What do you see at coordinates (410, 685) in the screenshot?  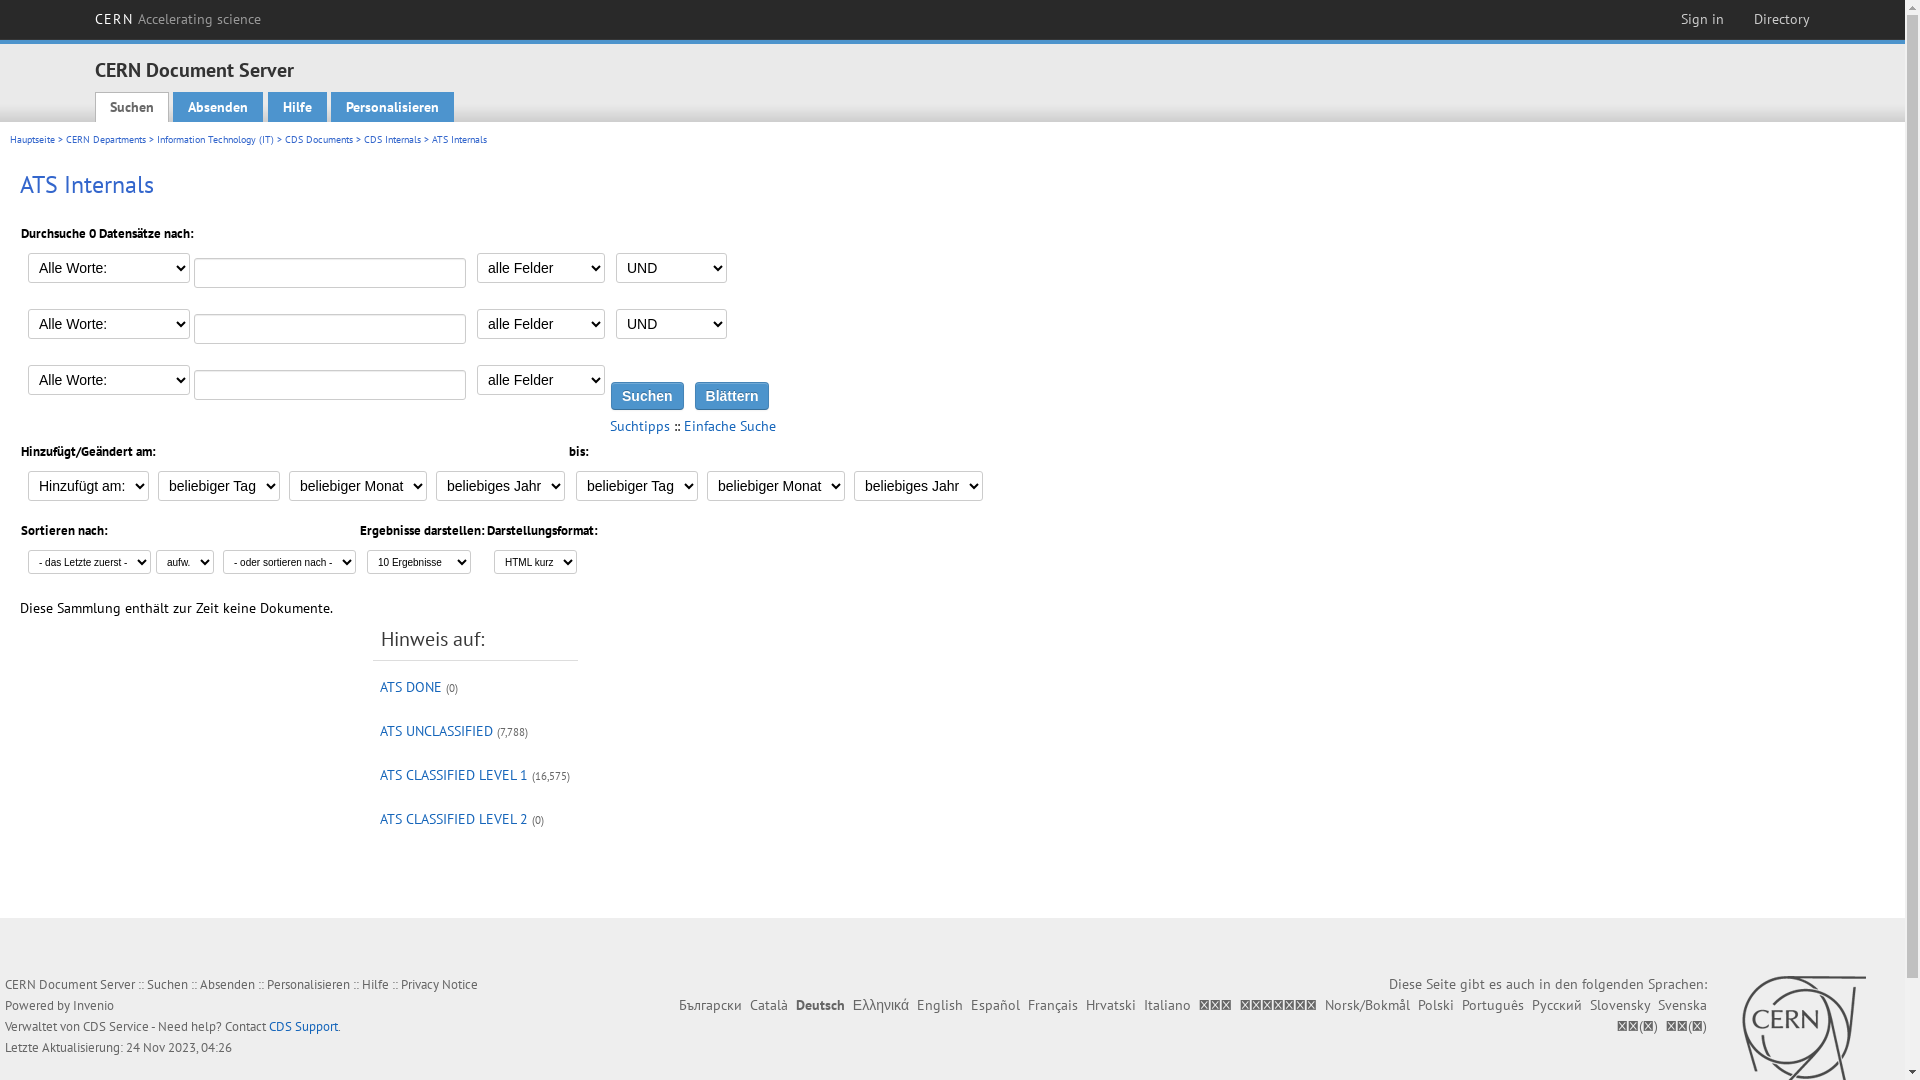 I see `'ATS DONE'` at bounding box center [410, 685].